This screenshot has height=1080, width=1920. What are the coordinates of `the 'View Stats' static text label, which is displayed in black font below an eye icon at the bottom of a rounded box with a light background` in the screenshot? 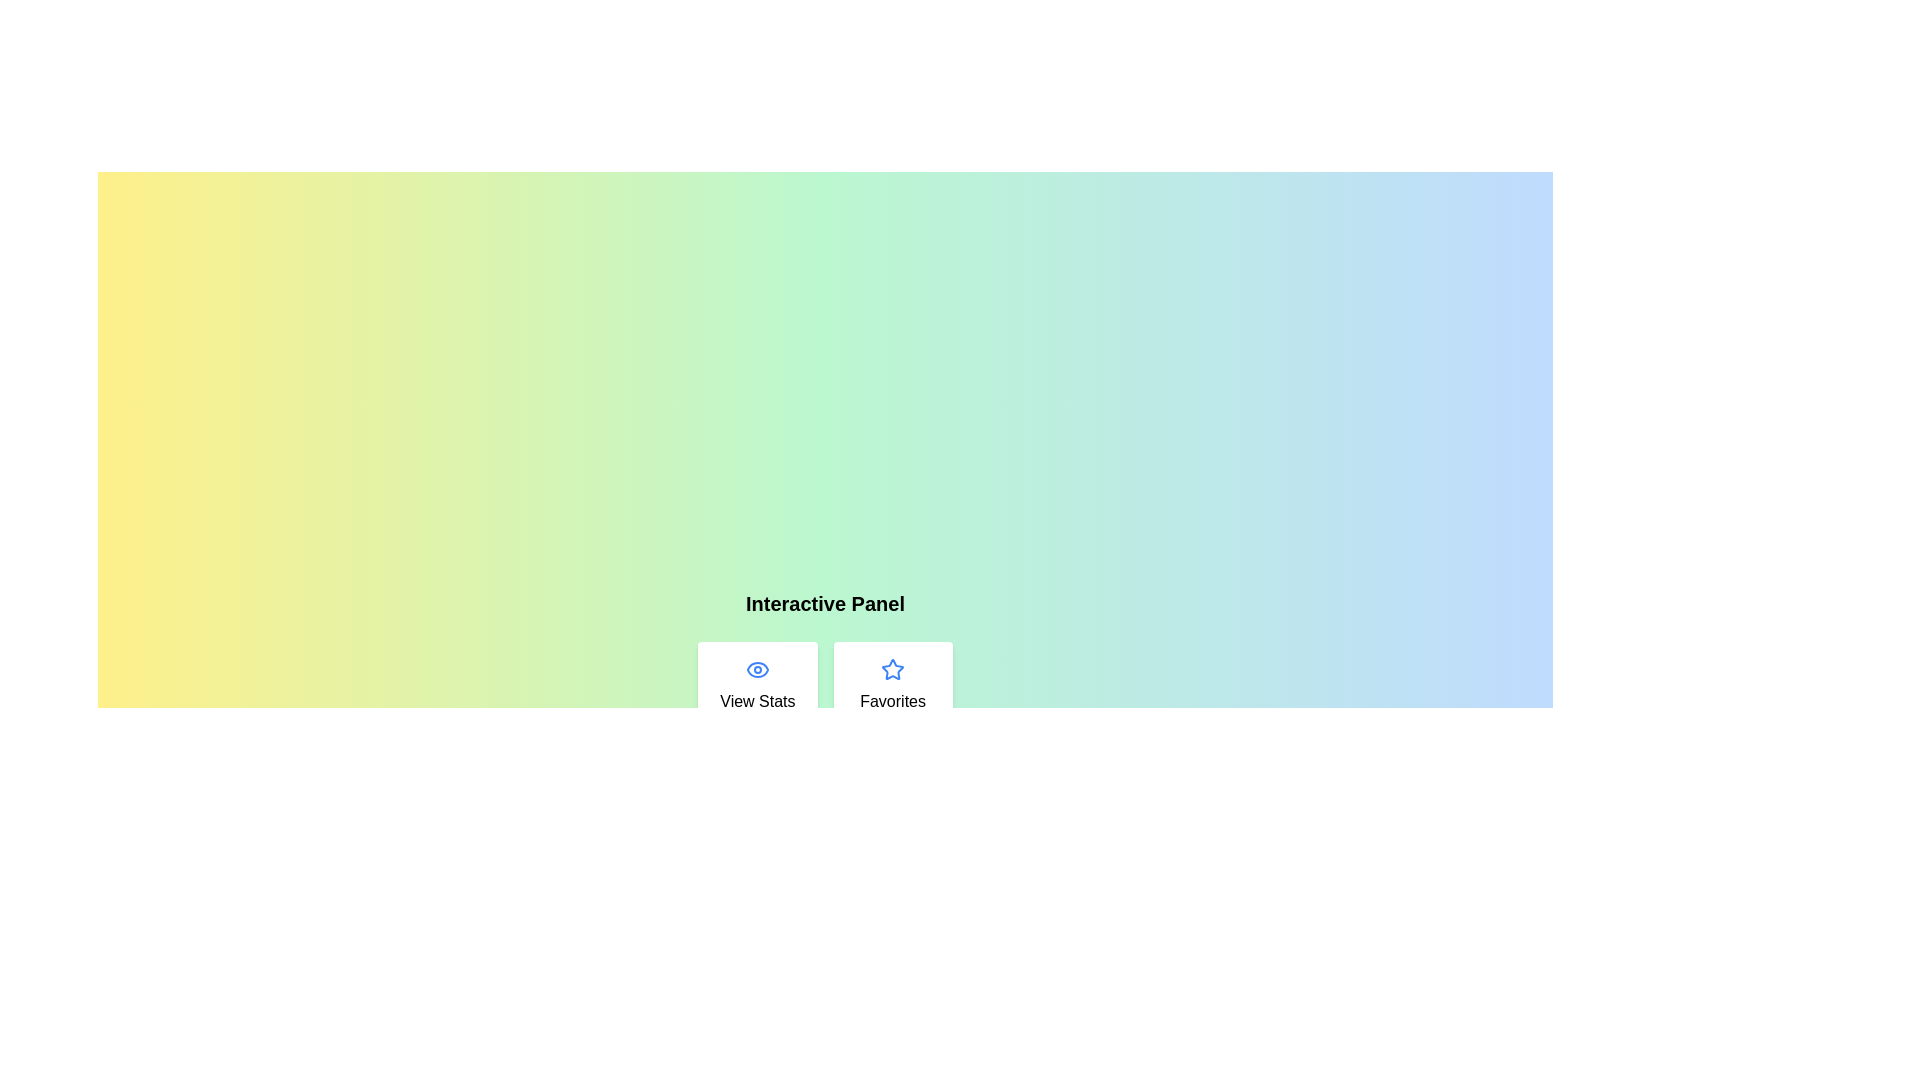 It's located at (756, 701).